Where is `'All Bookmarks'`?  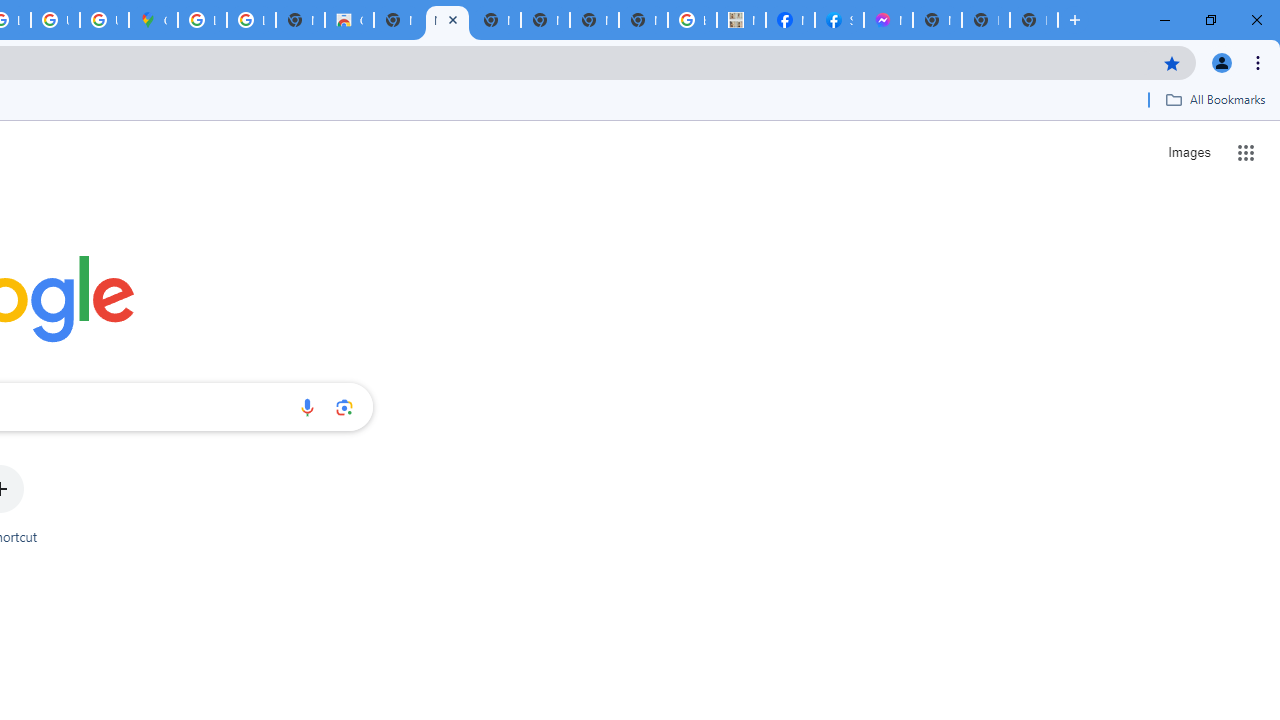 'All Bookmarks' is located at coordinates (1214, 99).